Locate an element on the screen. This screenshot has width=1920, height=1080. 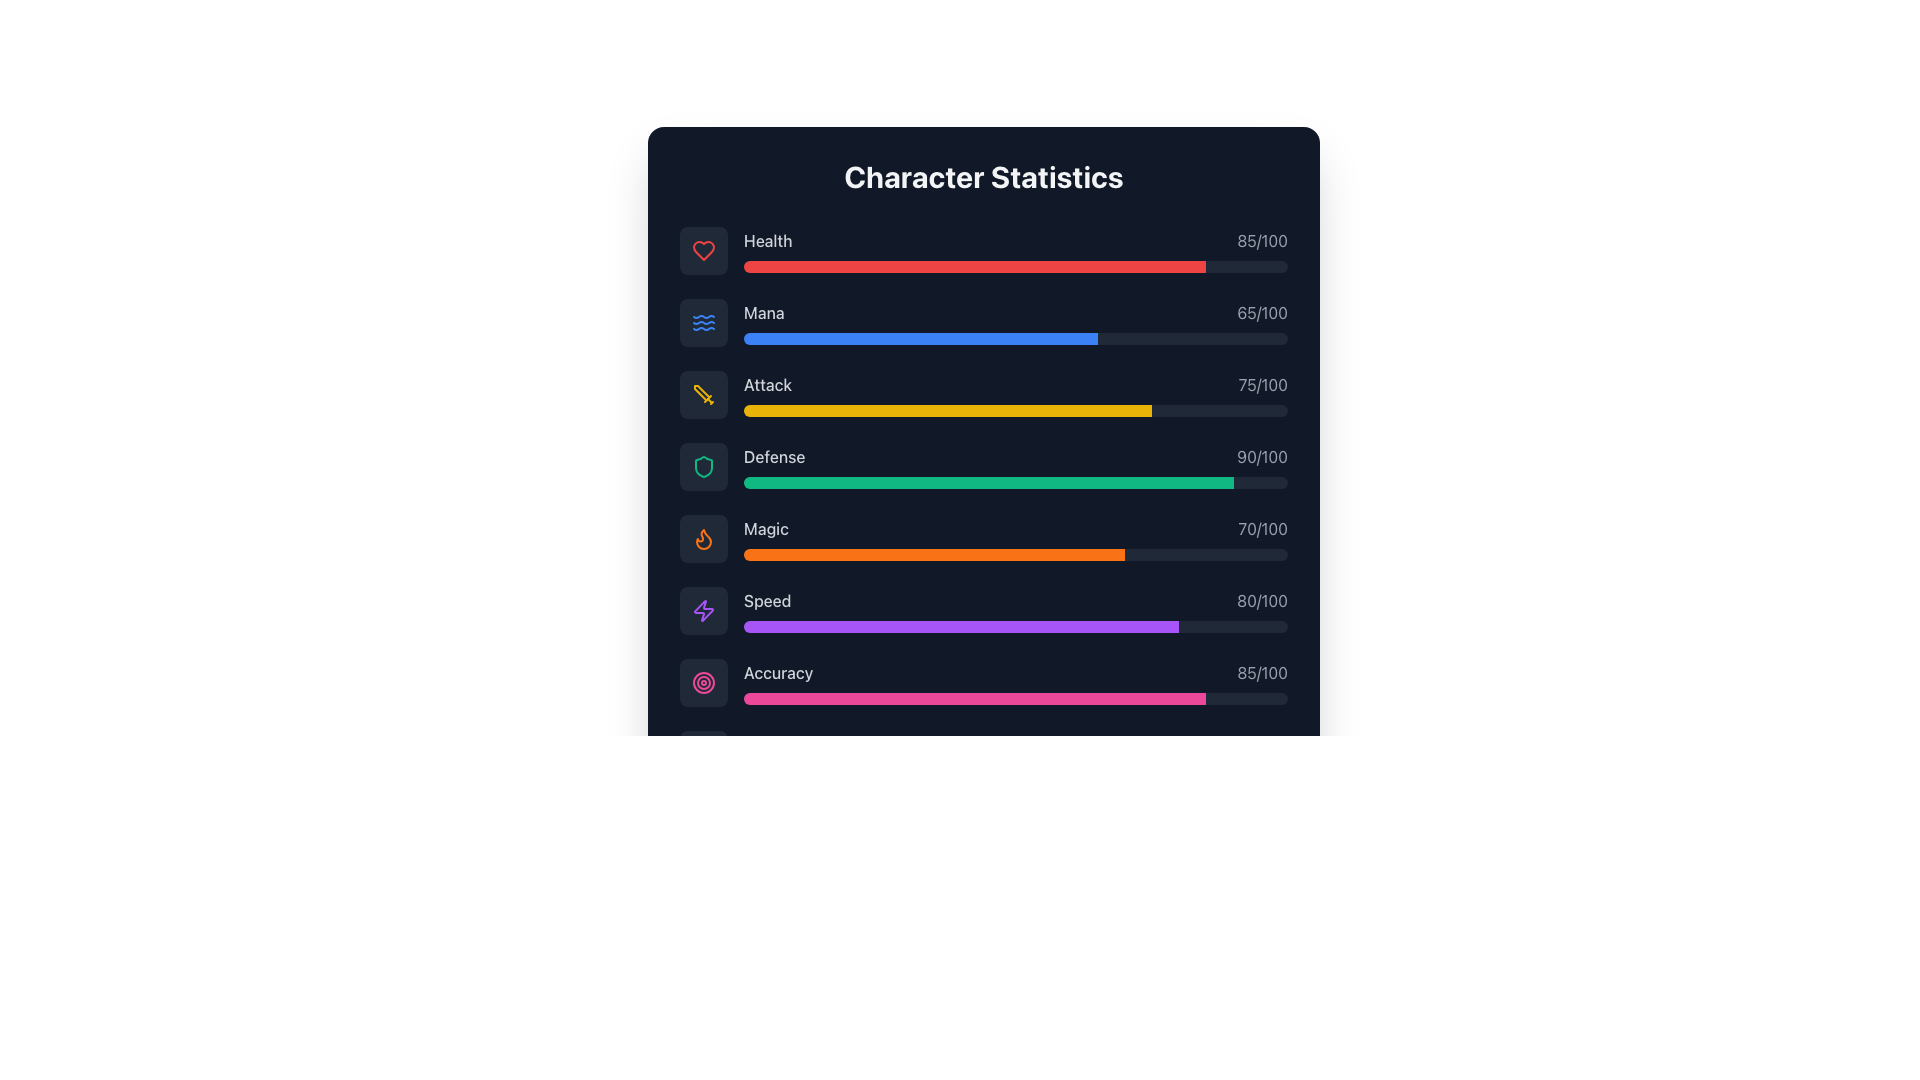
progress bar labeled 'Accuracy' which shows a filled pink section indicating 85% and is located at the bottom of the character statistics section is located at coordinates (1016, 681).